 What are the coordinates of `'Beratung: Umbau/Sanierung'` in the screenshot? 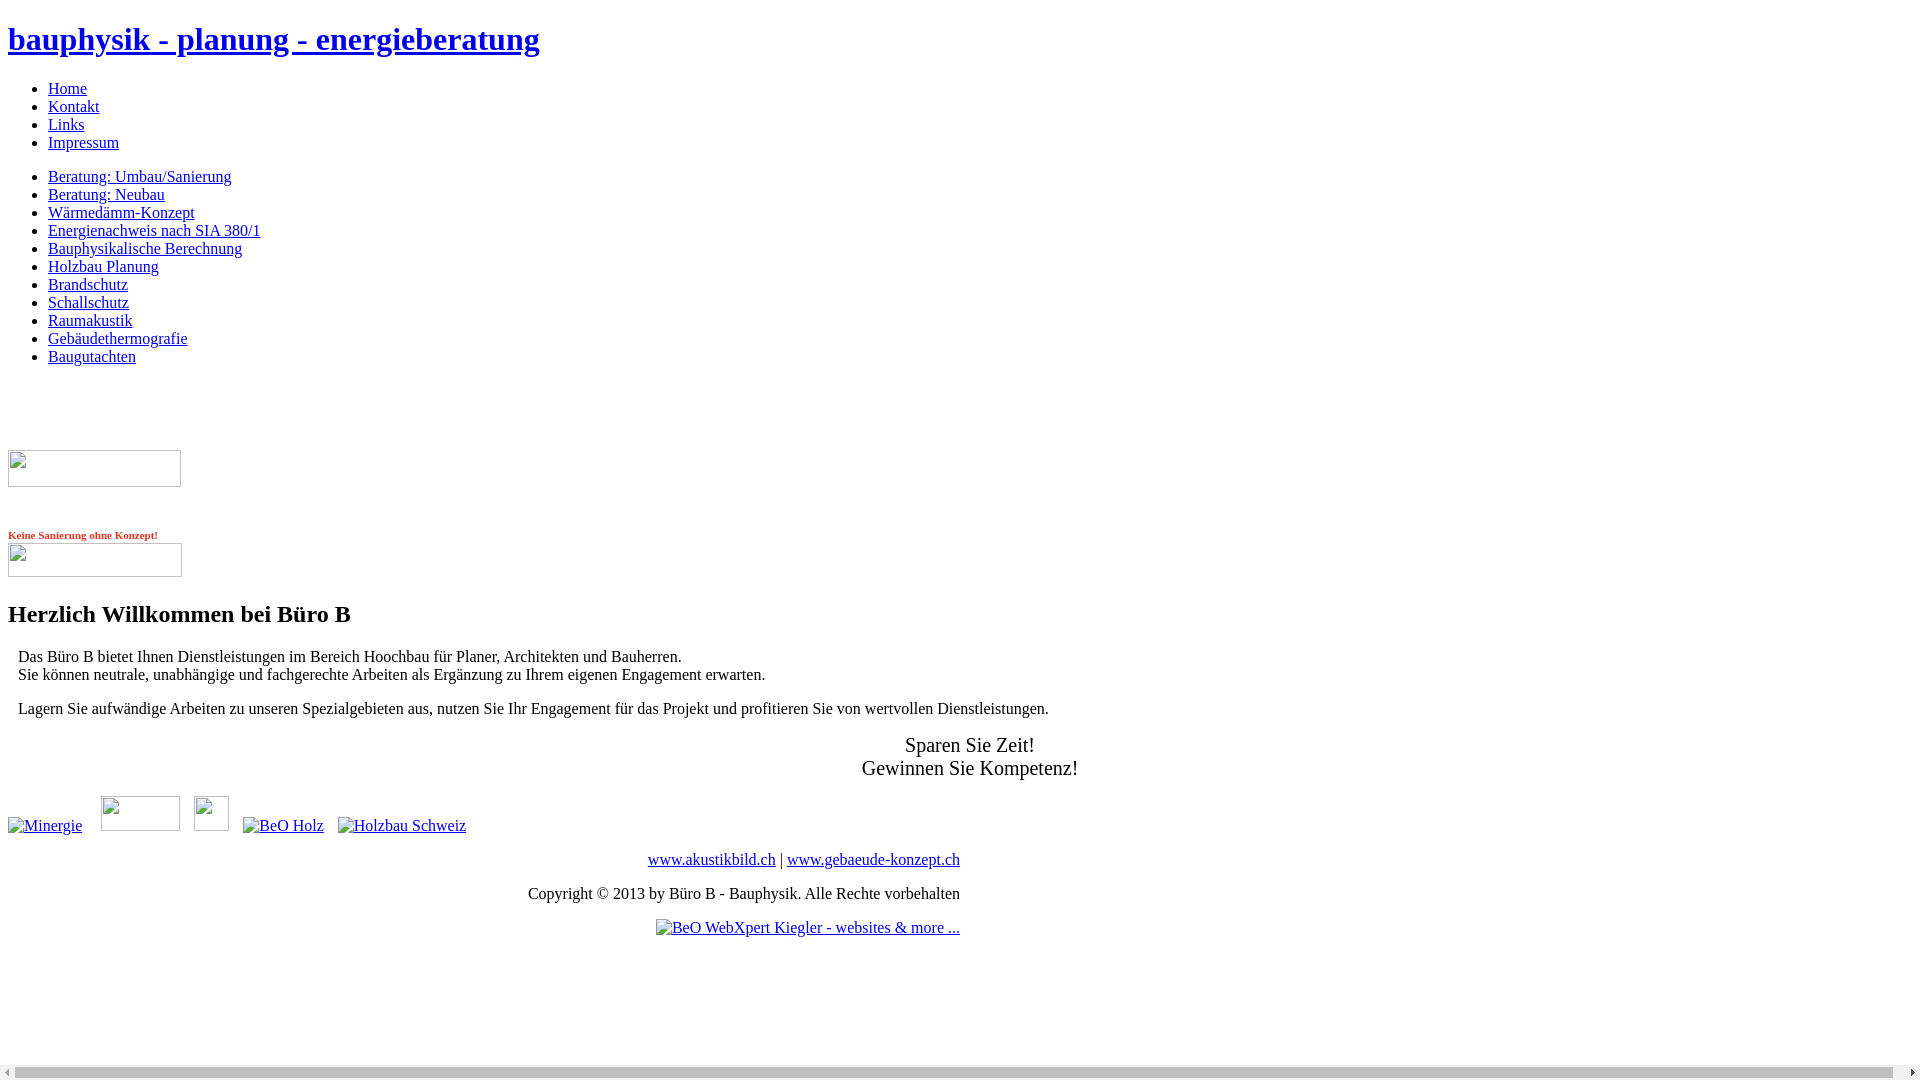 It's located at (138, 175).